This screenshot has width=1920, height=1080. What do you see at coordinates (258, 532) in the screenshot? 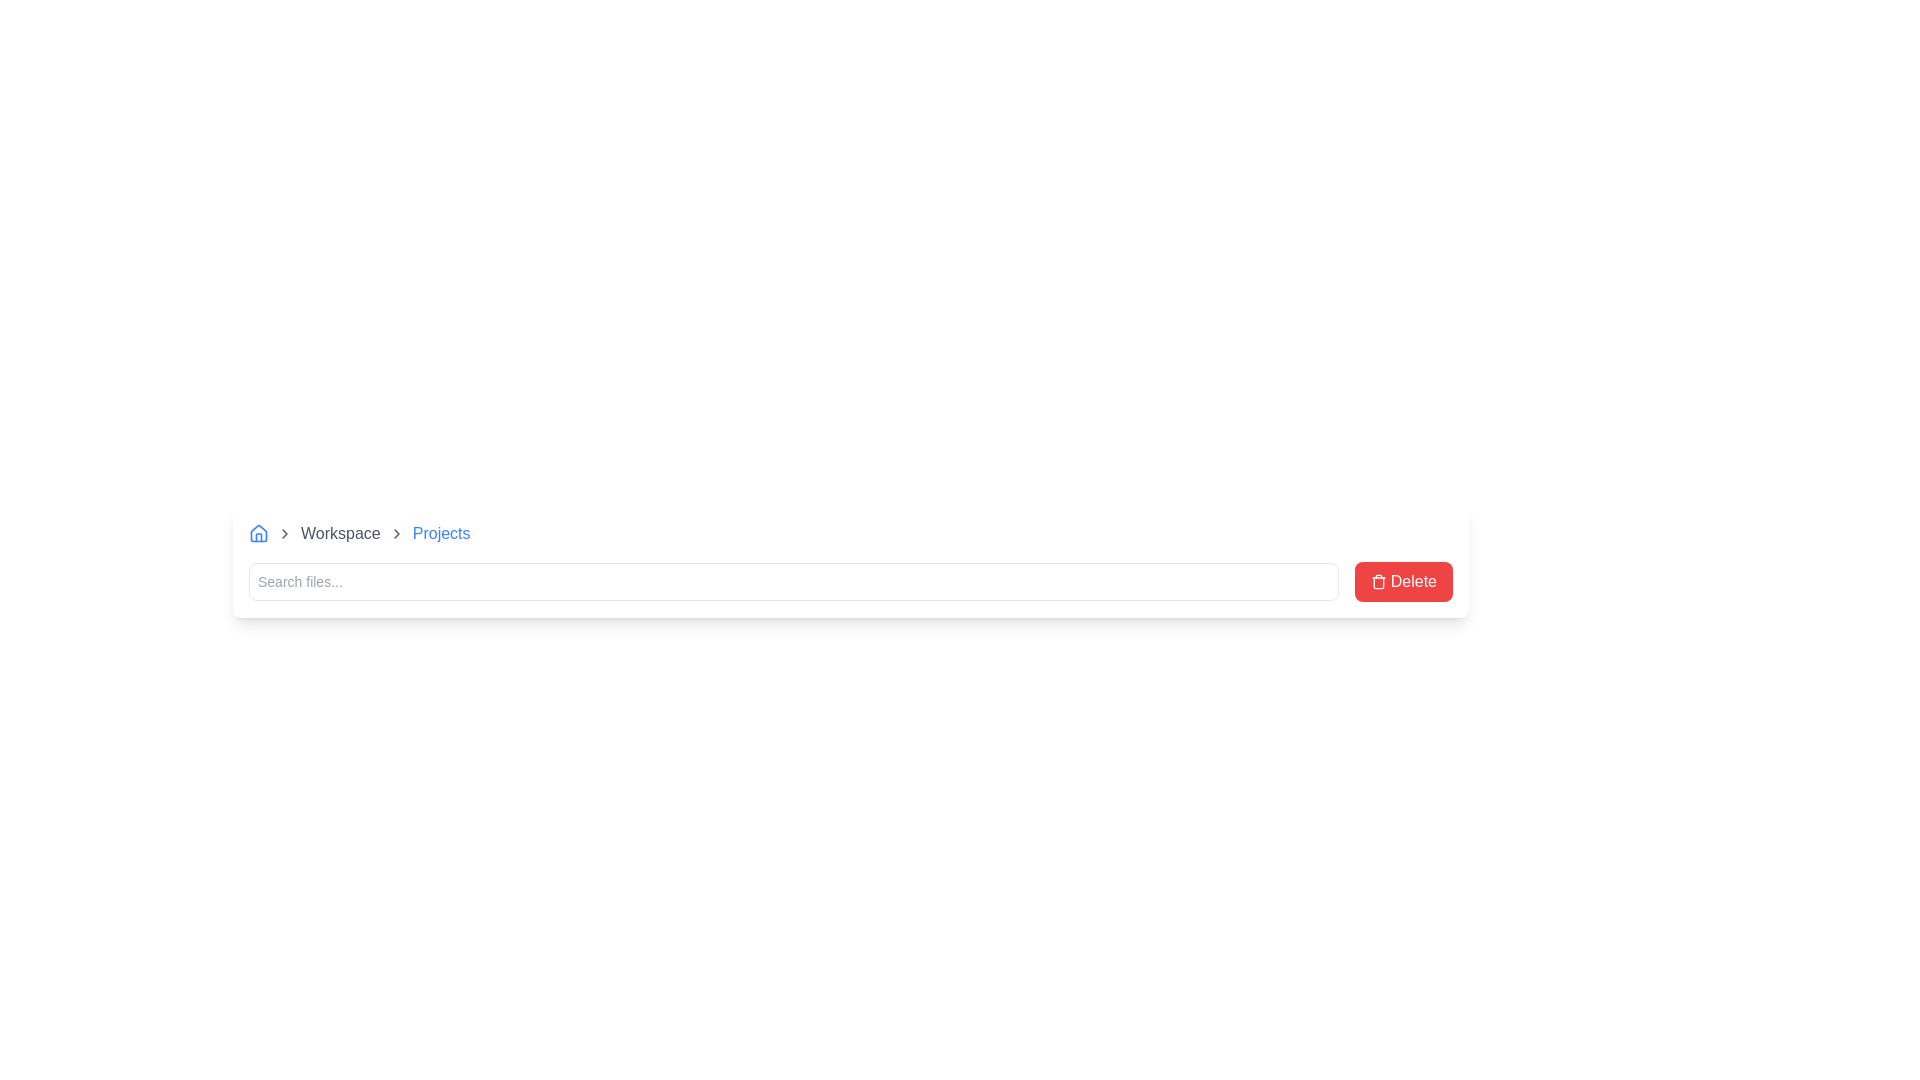
I see `the breadcrumb navigation icon` at bounding box center [258, 532].